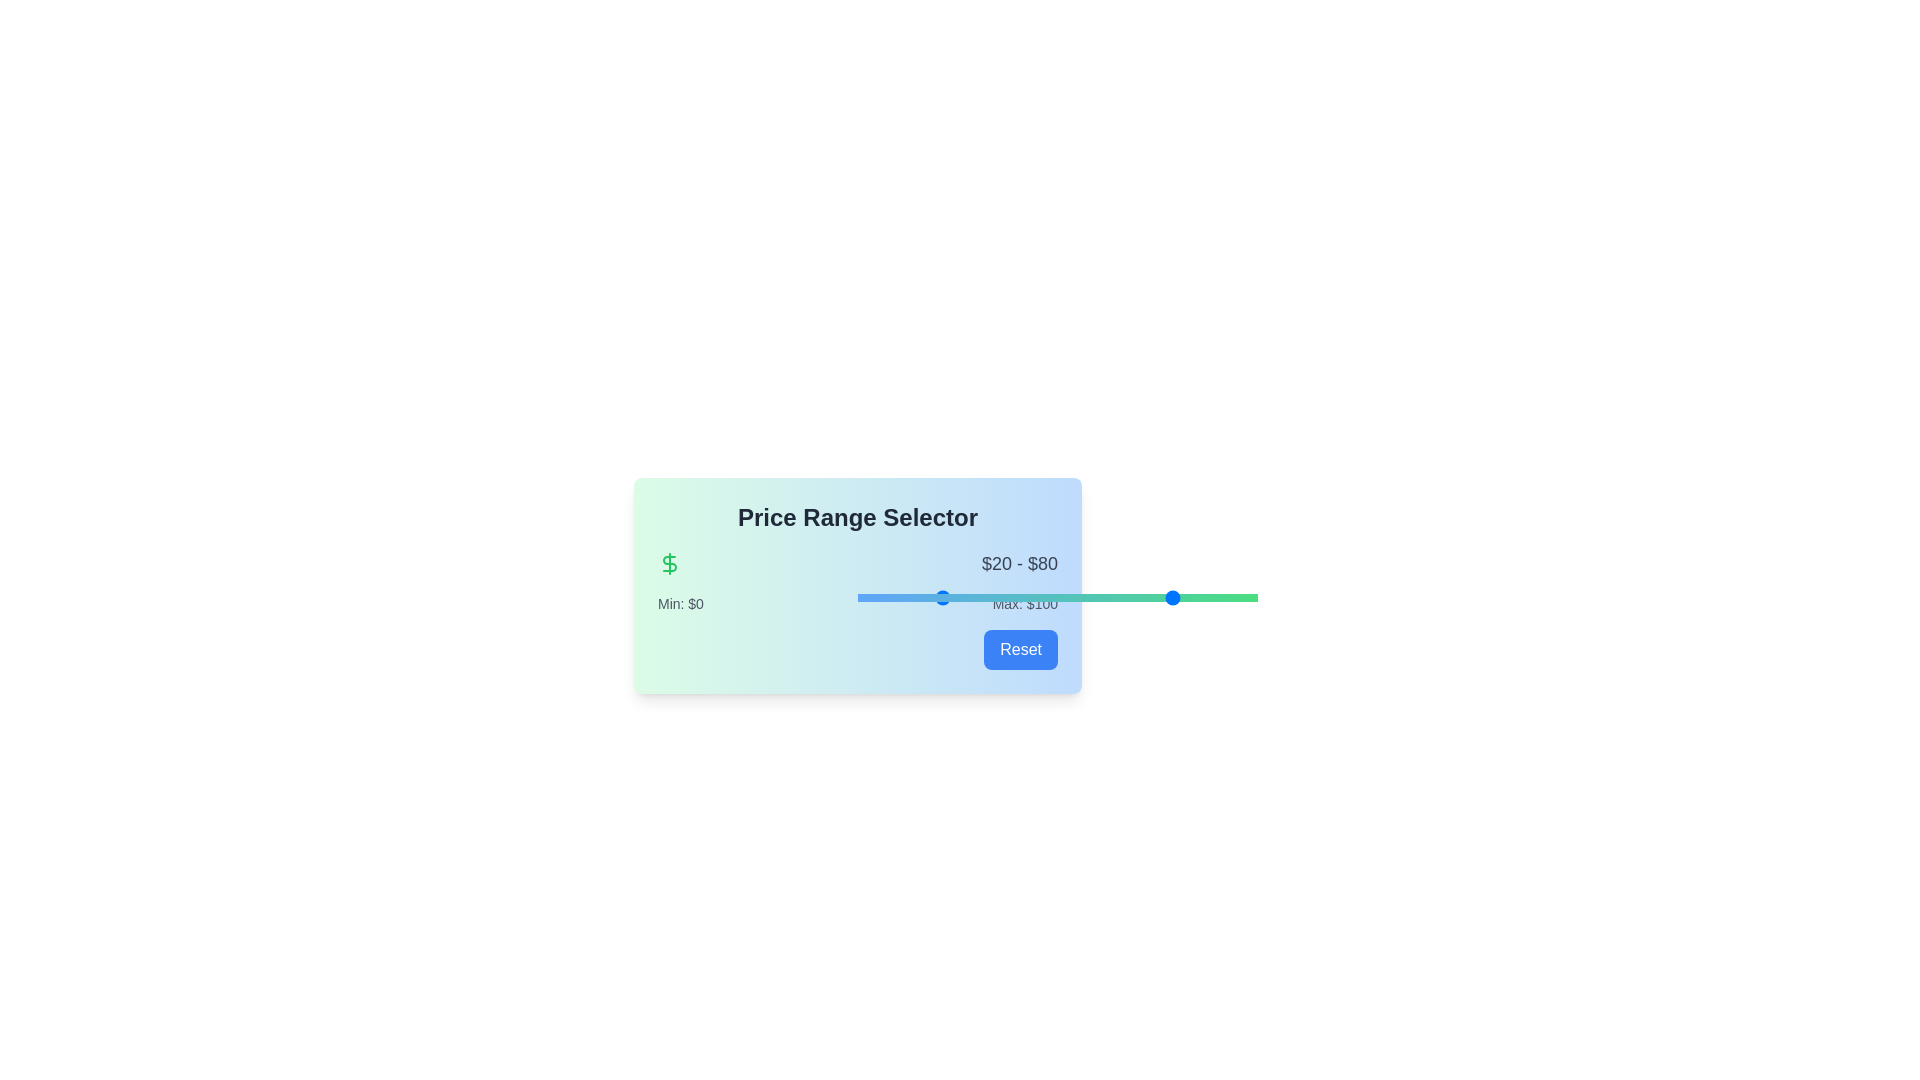 This screenshot has height=1080, width=1920. I want to click on the slider, so click(944, 596).